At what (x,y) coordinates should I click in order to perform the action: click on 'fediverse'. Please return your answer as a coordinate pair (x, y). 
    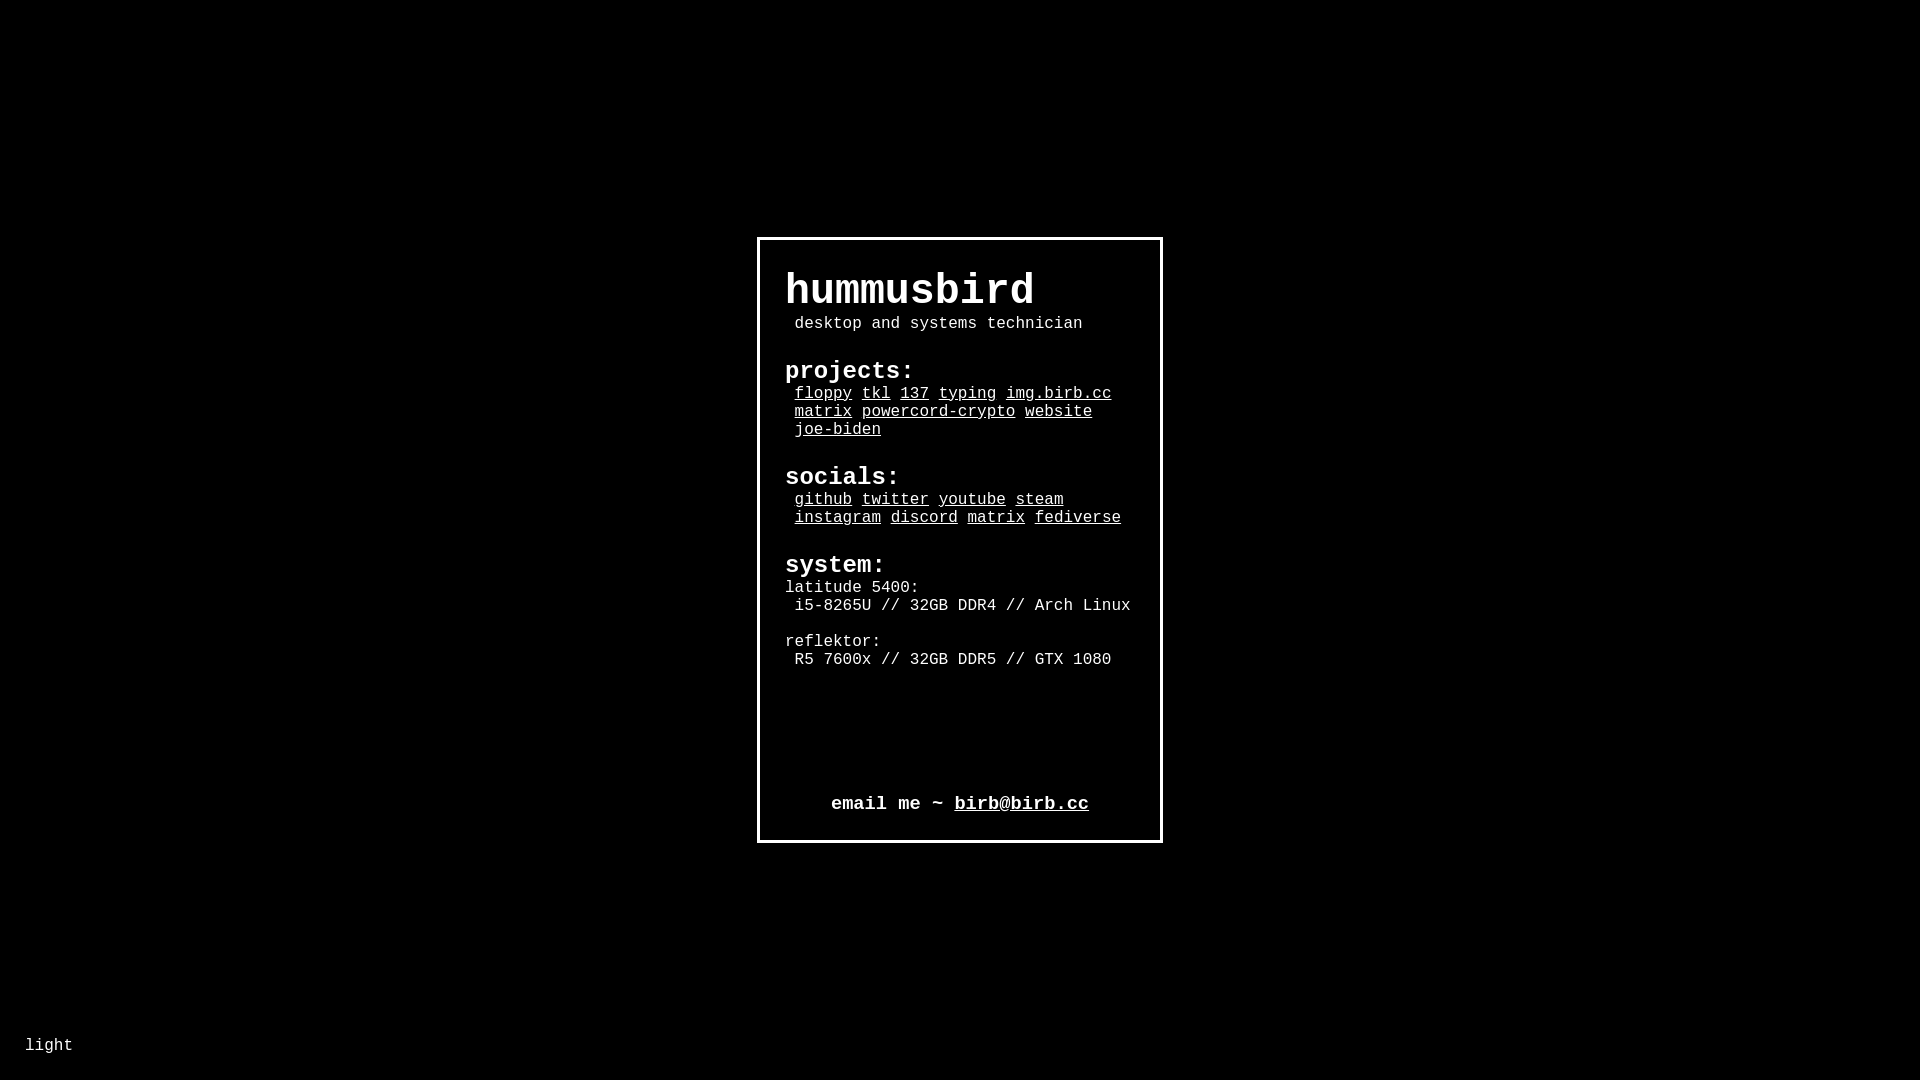
    Looking at the image, I should click on (1077, 516).